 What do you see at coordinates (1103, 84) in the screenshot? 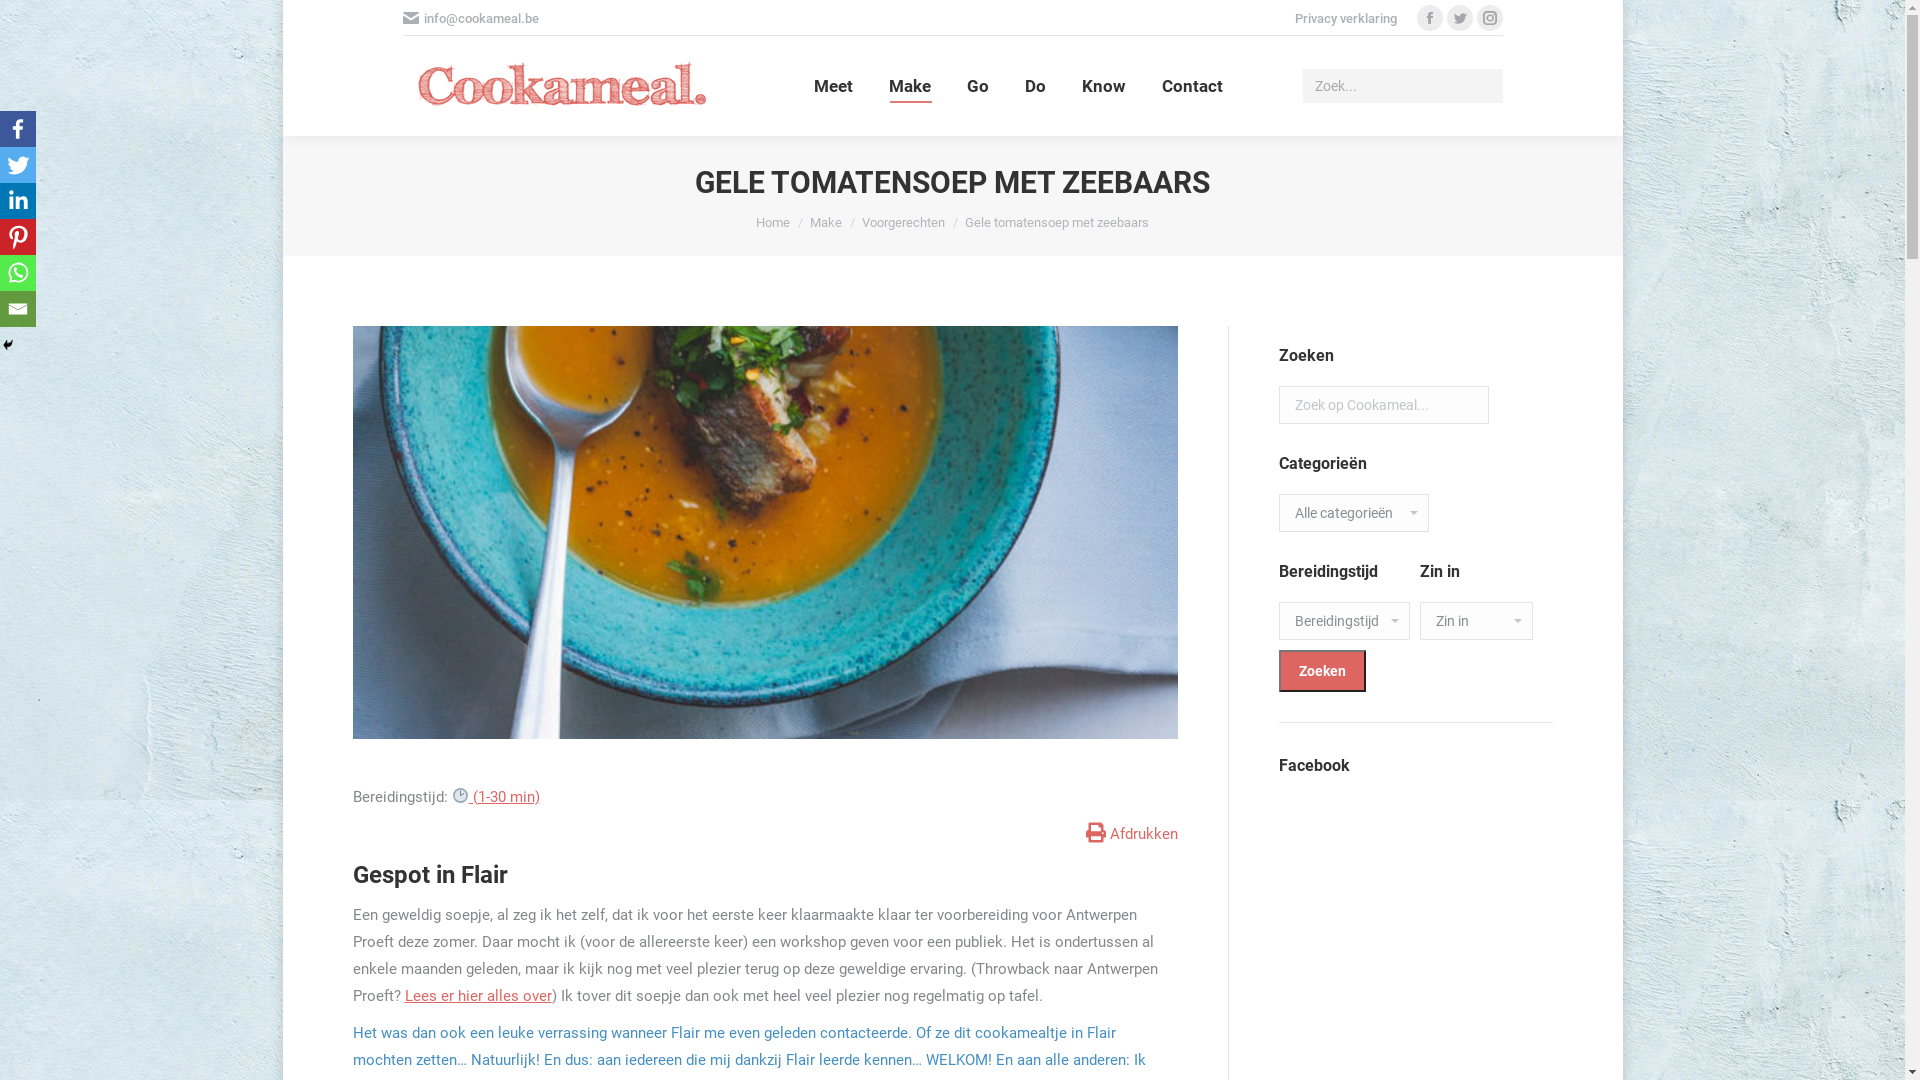
I see `'Know'` at bounding box center [1103, 84].